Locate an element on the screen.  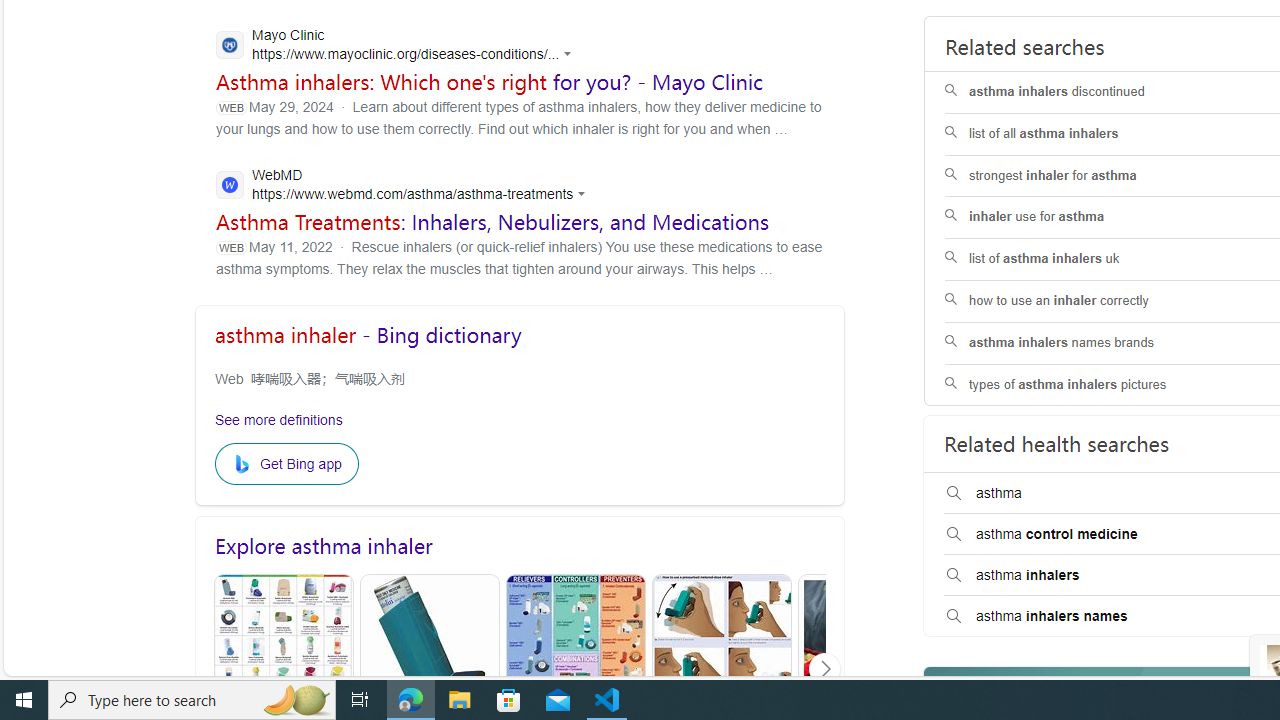
'Get Bing app' is located at coordinates (285, 464).